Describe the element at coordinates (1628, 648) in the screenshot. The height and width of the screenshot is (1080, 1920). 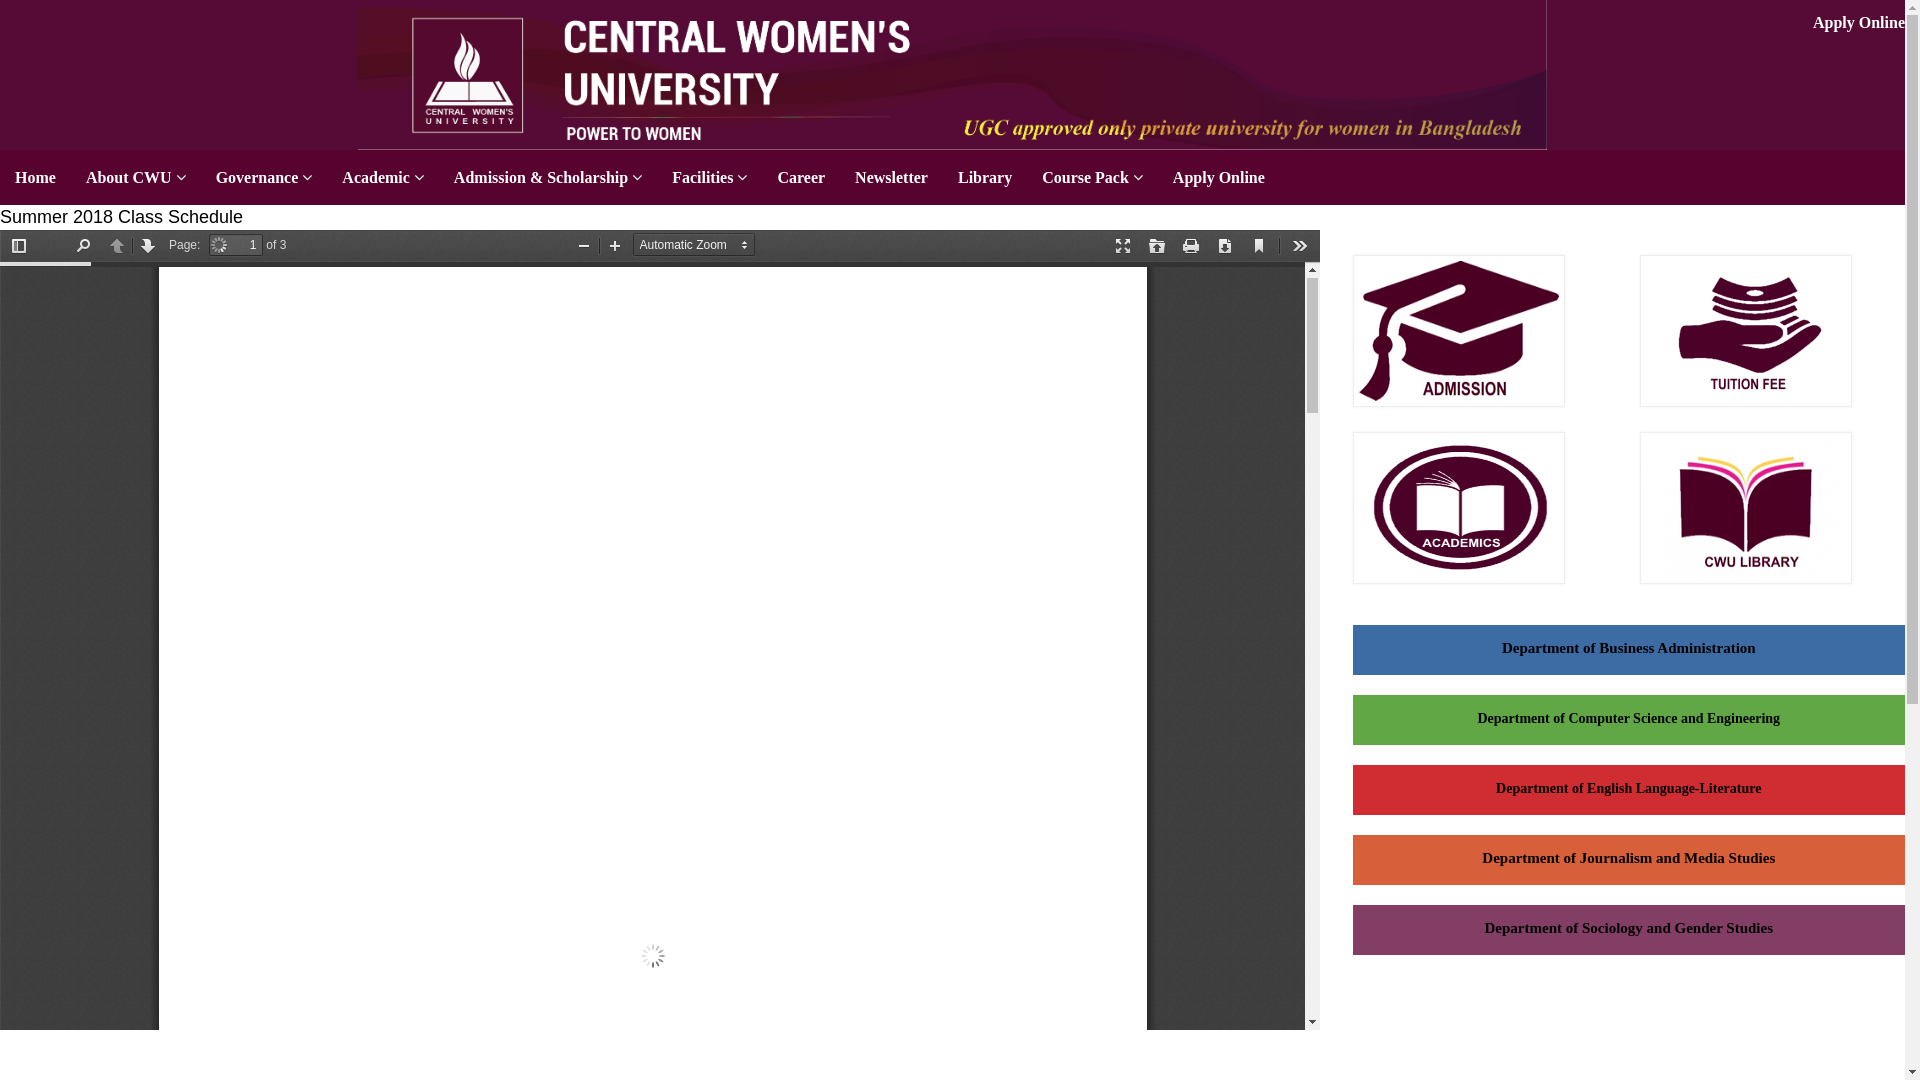
I see `'Department of Business Administration'` at that location.